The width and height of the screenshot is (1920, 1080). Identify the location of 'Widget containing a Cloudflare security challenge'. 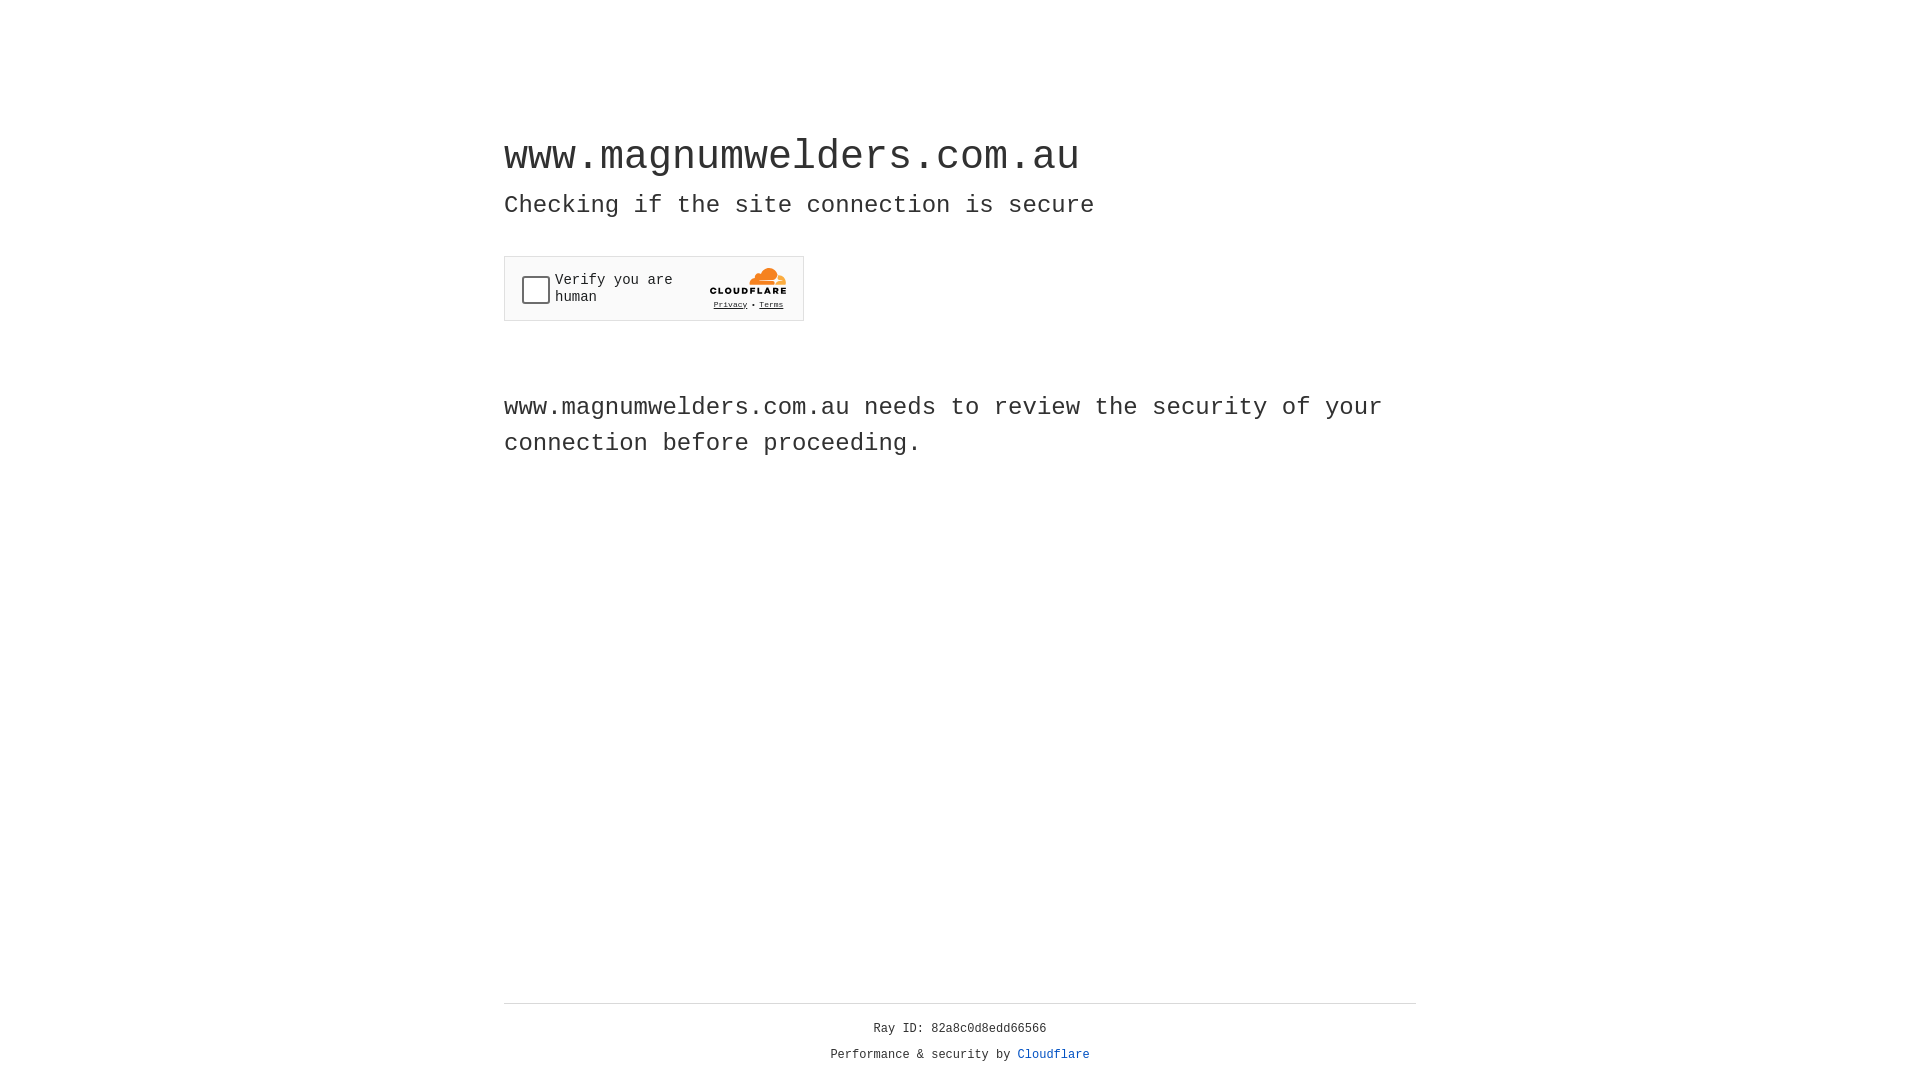
(653, 288).